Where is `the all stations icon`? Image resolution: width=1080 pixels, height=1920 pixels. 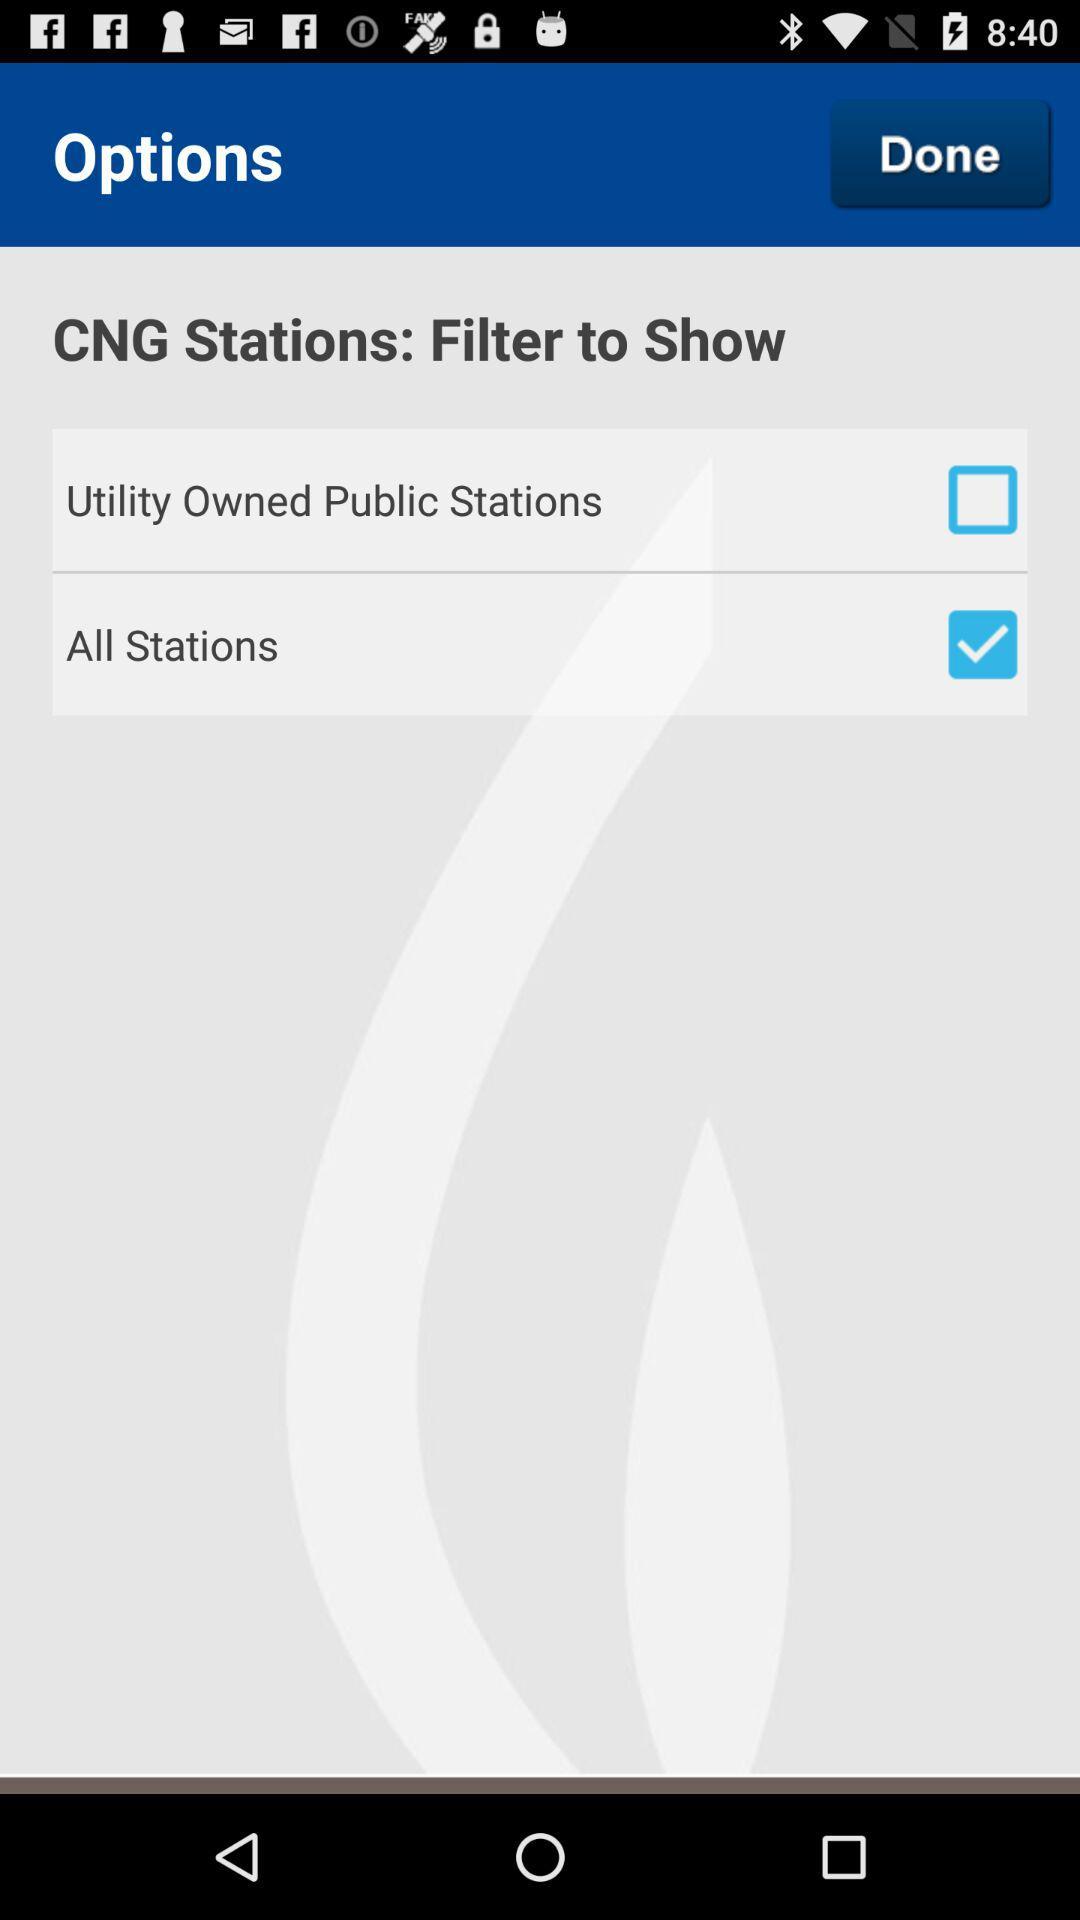
the all stations icon is located at coordinates (546, 644).